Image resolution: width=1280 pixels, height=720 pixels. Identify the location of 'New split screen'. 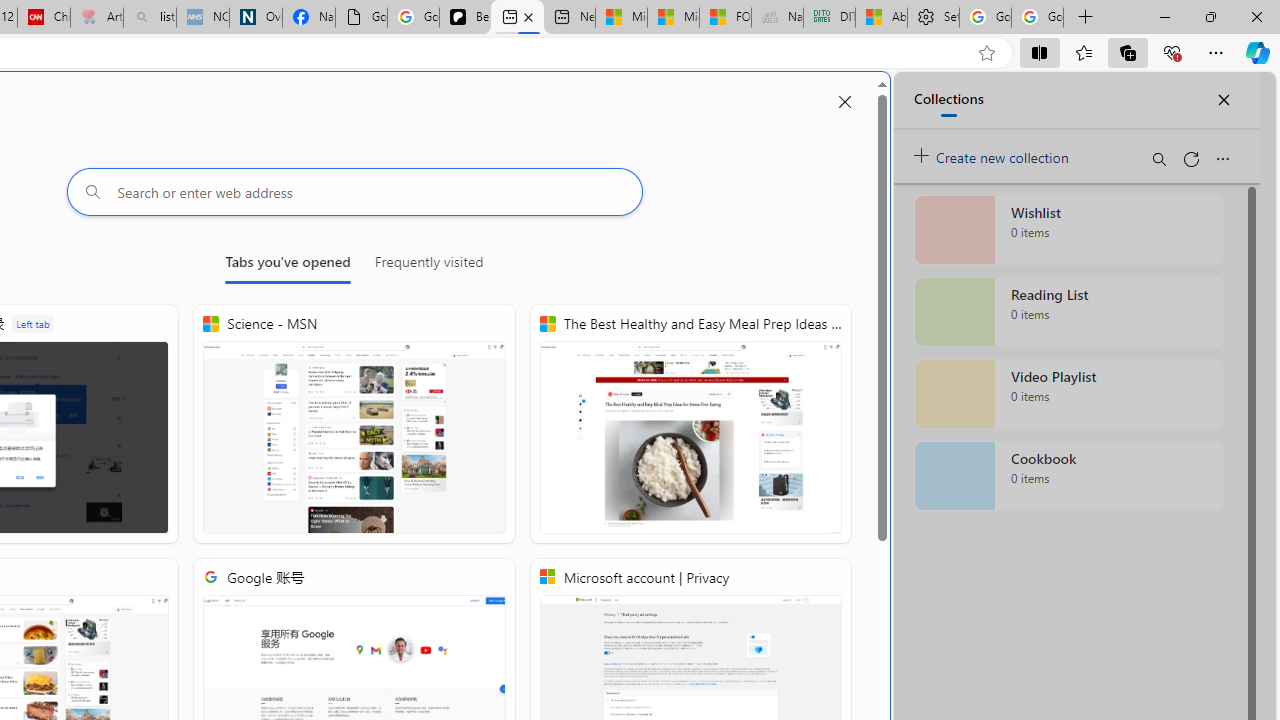
(517, 17).